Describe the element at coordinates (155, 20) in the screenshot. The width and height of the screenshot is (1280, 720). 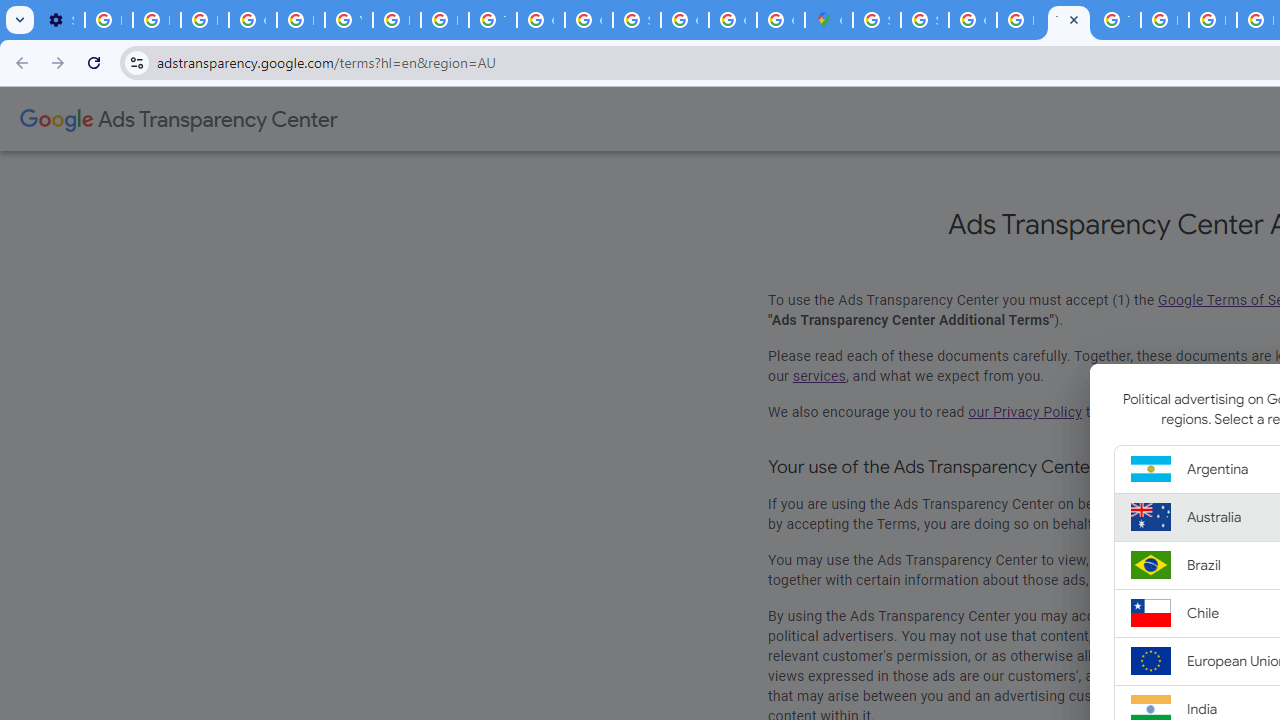
I see `'Learn how to find your photos - Google Photos Help'` at that location.